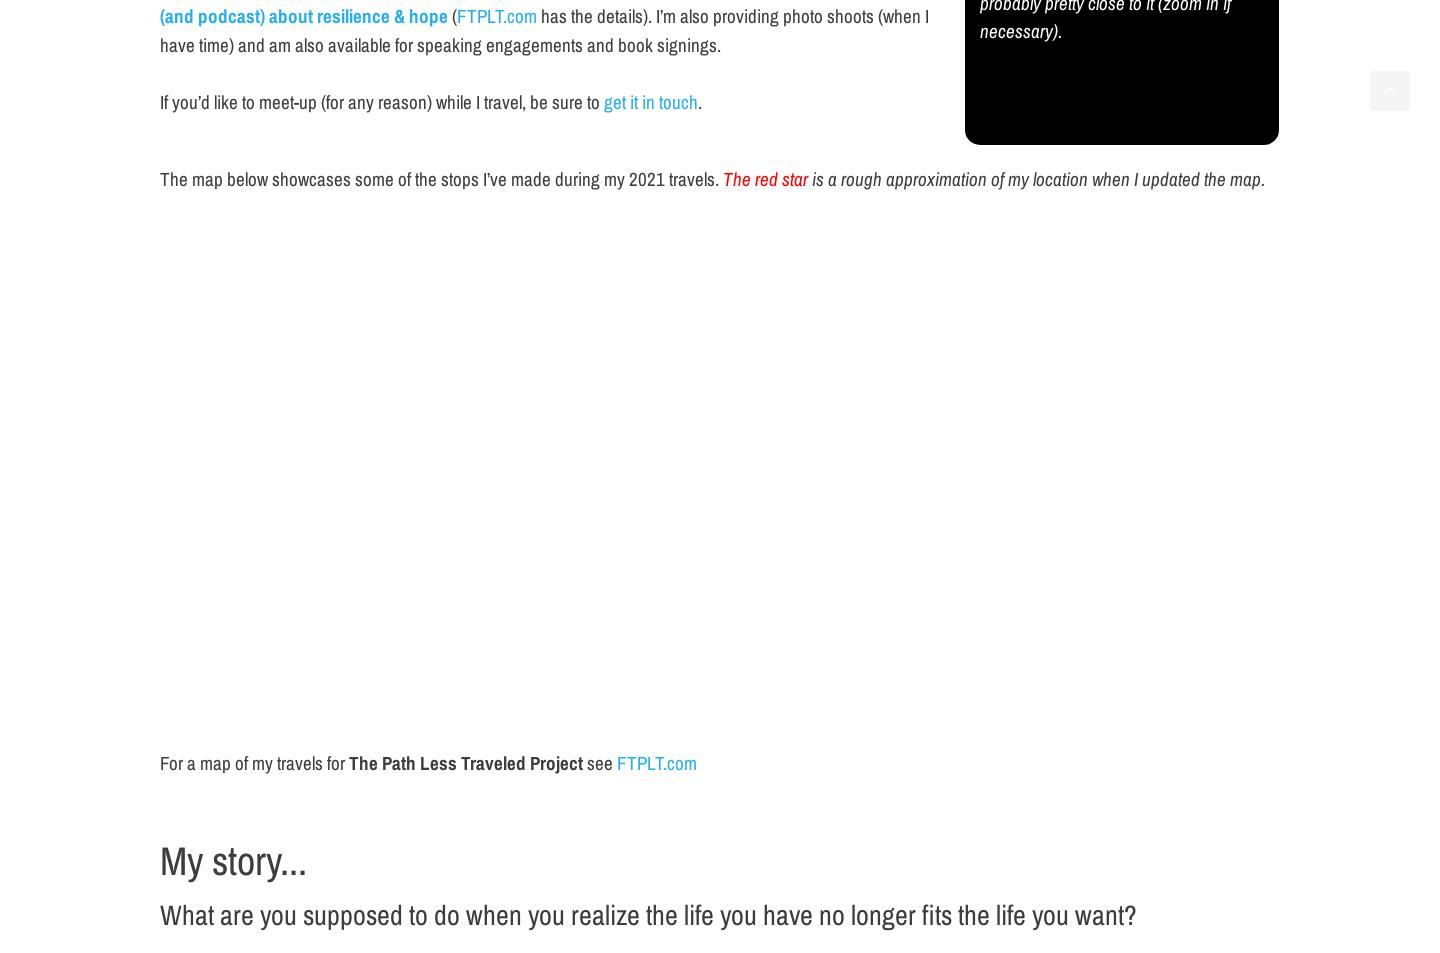 This screenshot has width=1440, height=953. Describe the element at coordinates (1036, 177) in the screenshot. I see `'is a rough approximation of my location when I updated the map.'` at that location.